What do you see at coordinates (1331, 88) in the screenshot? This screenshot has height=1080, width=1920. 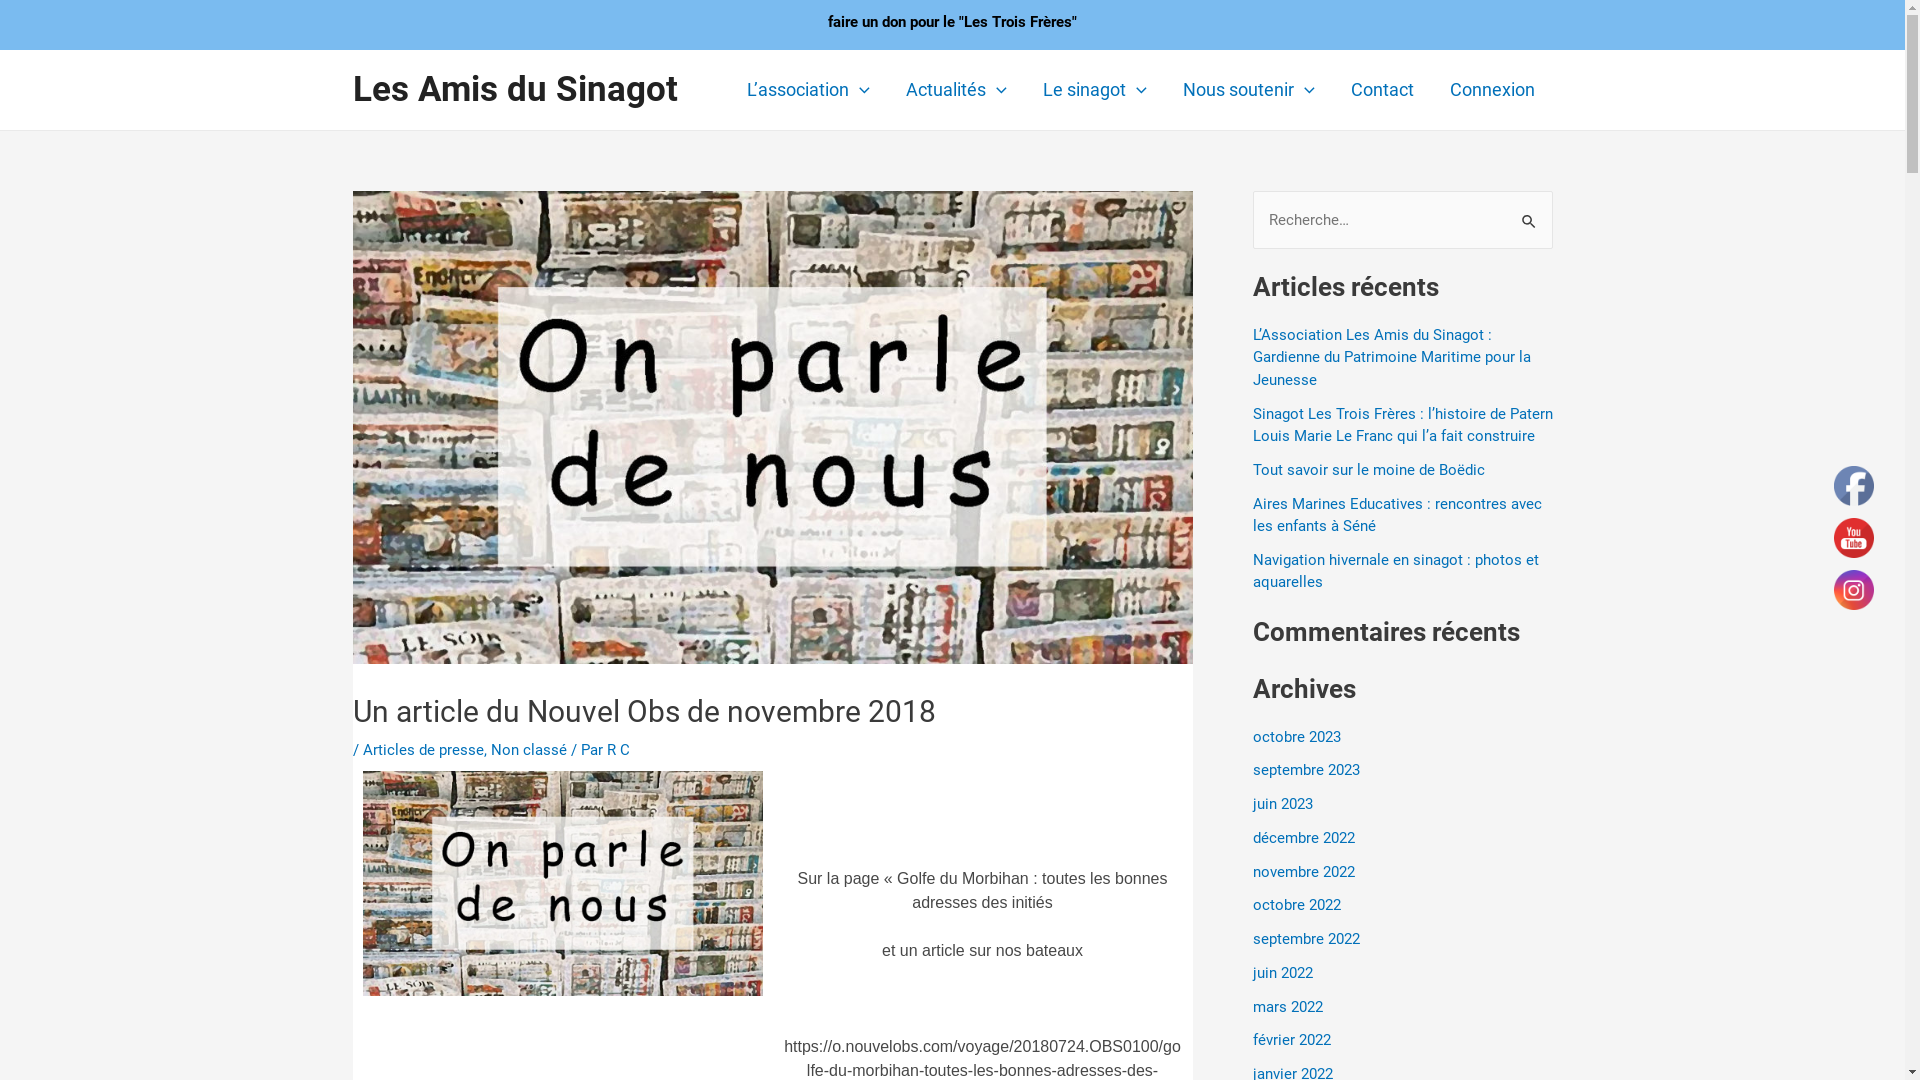 I see `'Contact'` at bounding box center [1331, 88].